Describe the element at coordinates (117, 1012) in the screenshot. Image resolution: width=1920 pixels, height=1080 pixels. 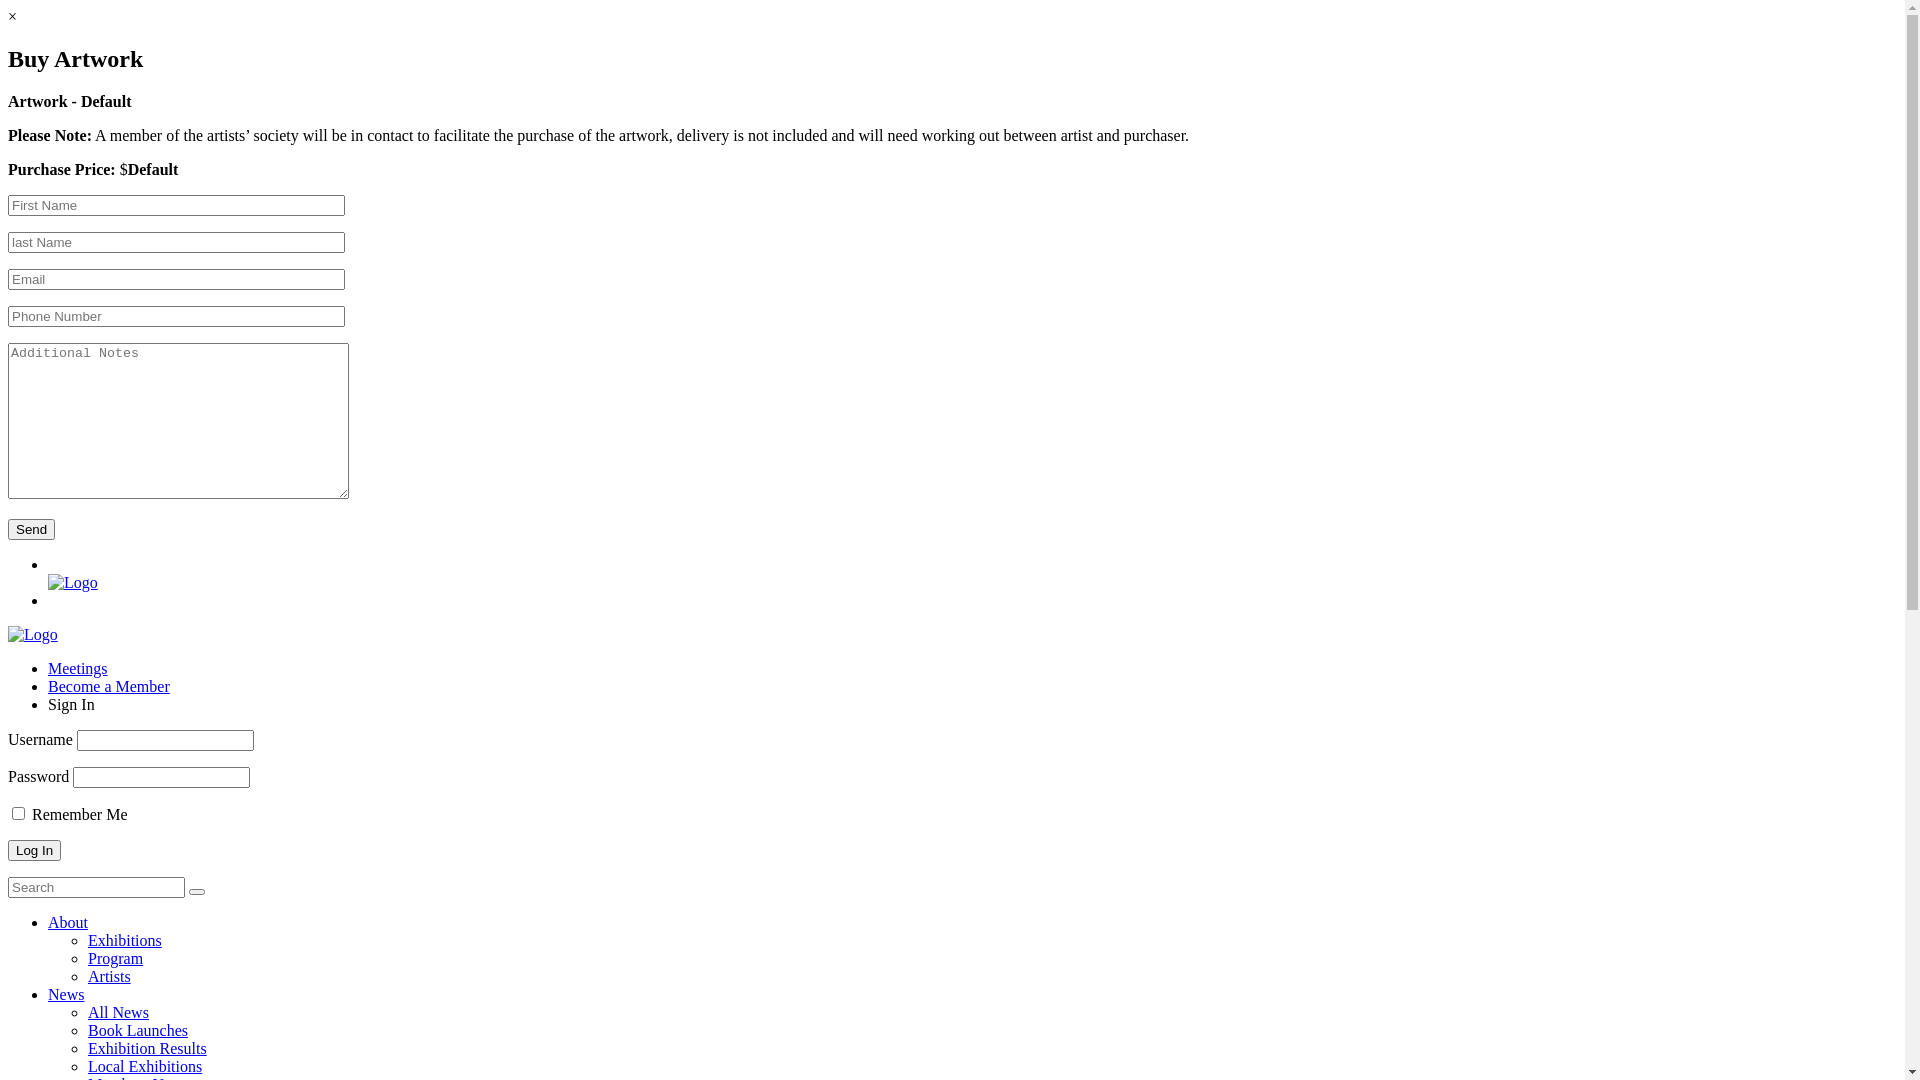
I see `'All News'` at that location.